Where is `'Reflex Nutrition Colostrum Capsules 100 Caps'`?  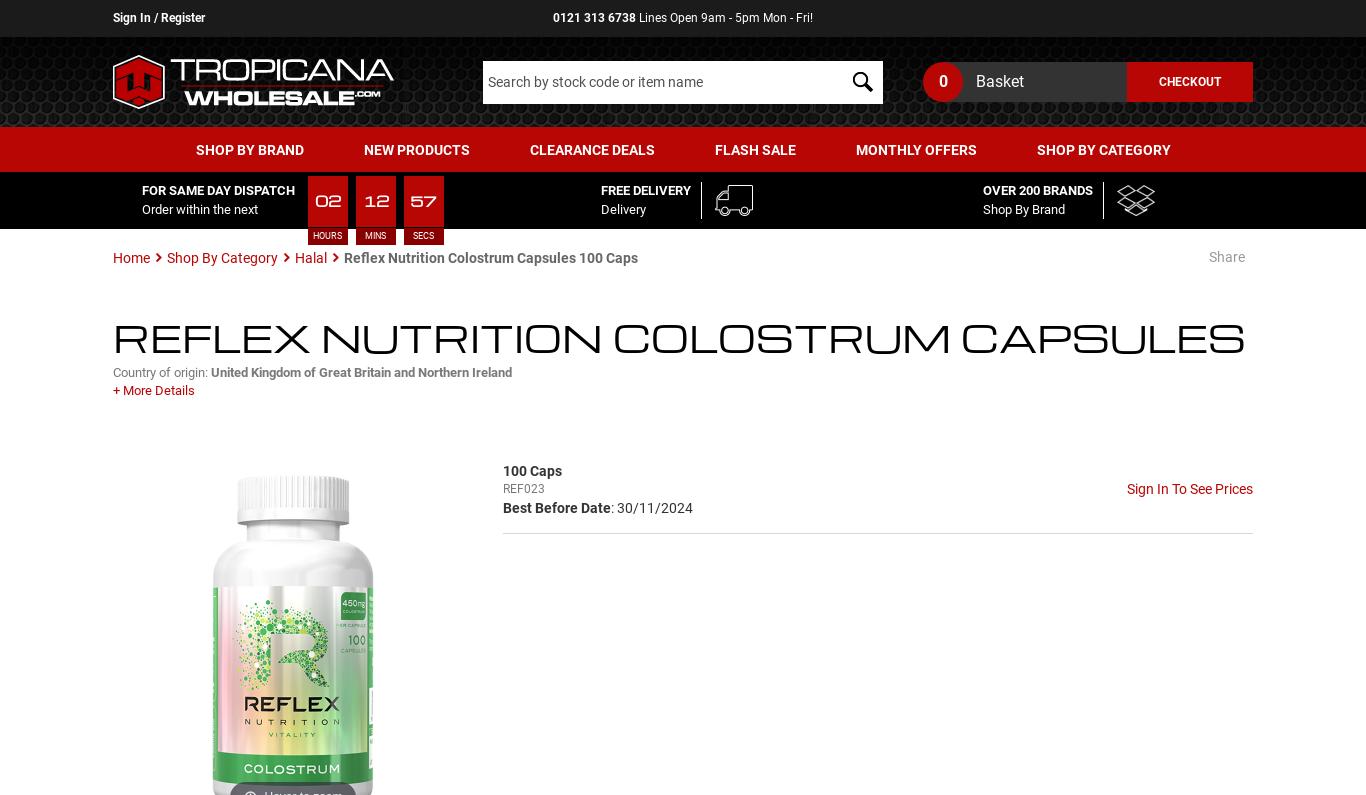 'Reflex Nutrition Colostrum Capsules 100 Caps' is located at coordinates (342, 257).